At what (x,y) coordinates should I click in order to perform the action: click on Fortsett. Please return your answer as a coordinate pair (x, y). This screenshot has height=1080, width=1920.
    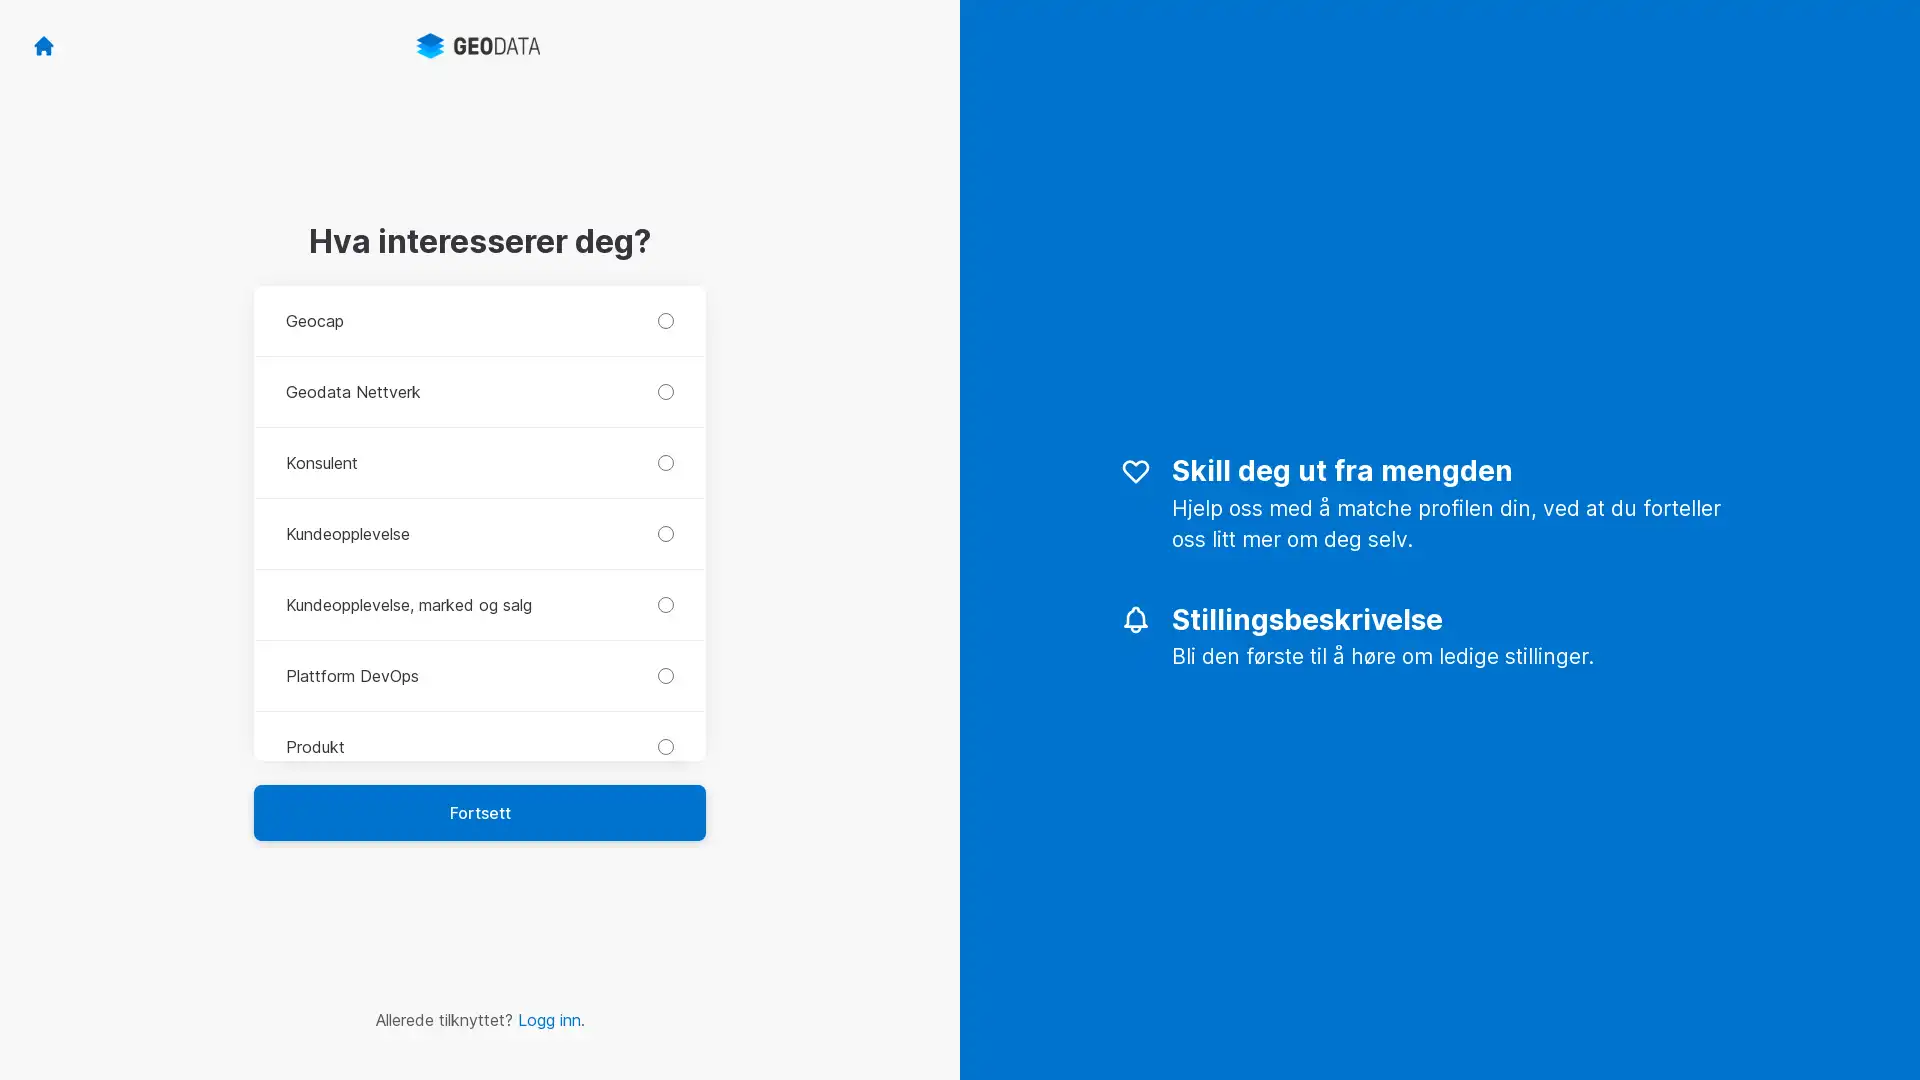
    Looking at the image, I should click on (480, 812).